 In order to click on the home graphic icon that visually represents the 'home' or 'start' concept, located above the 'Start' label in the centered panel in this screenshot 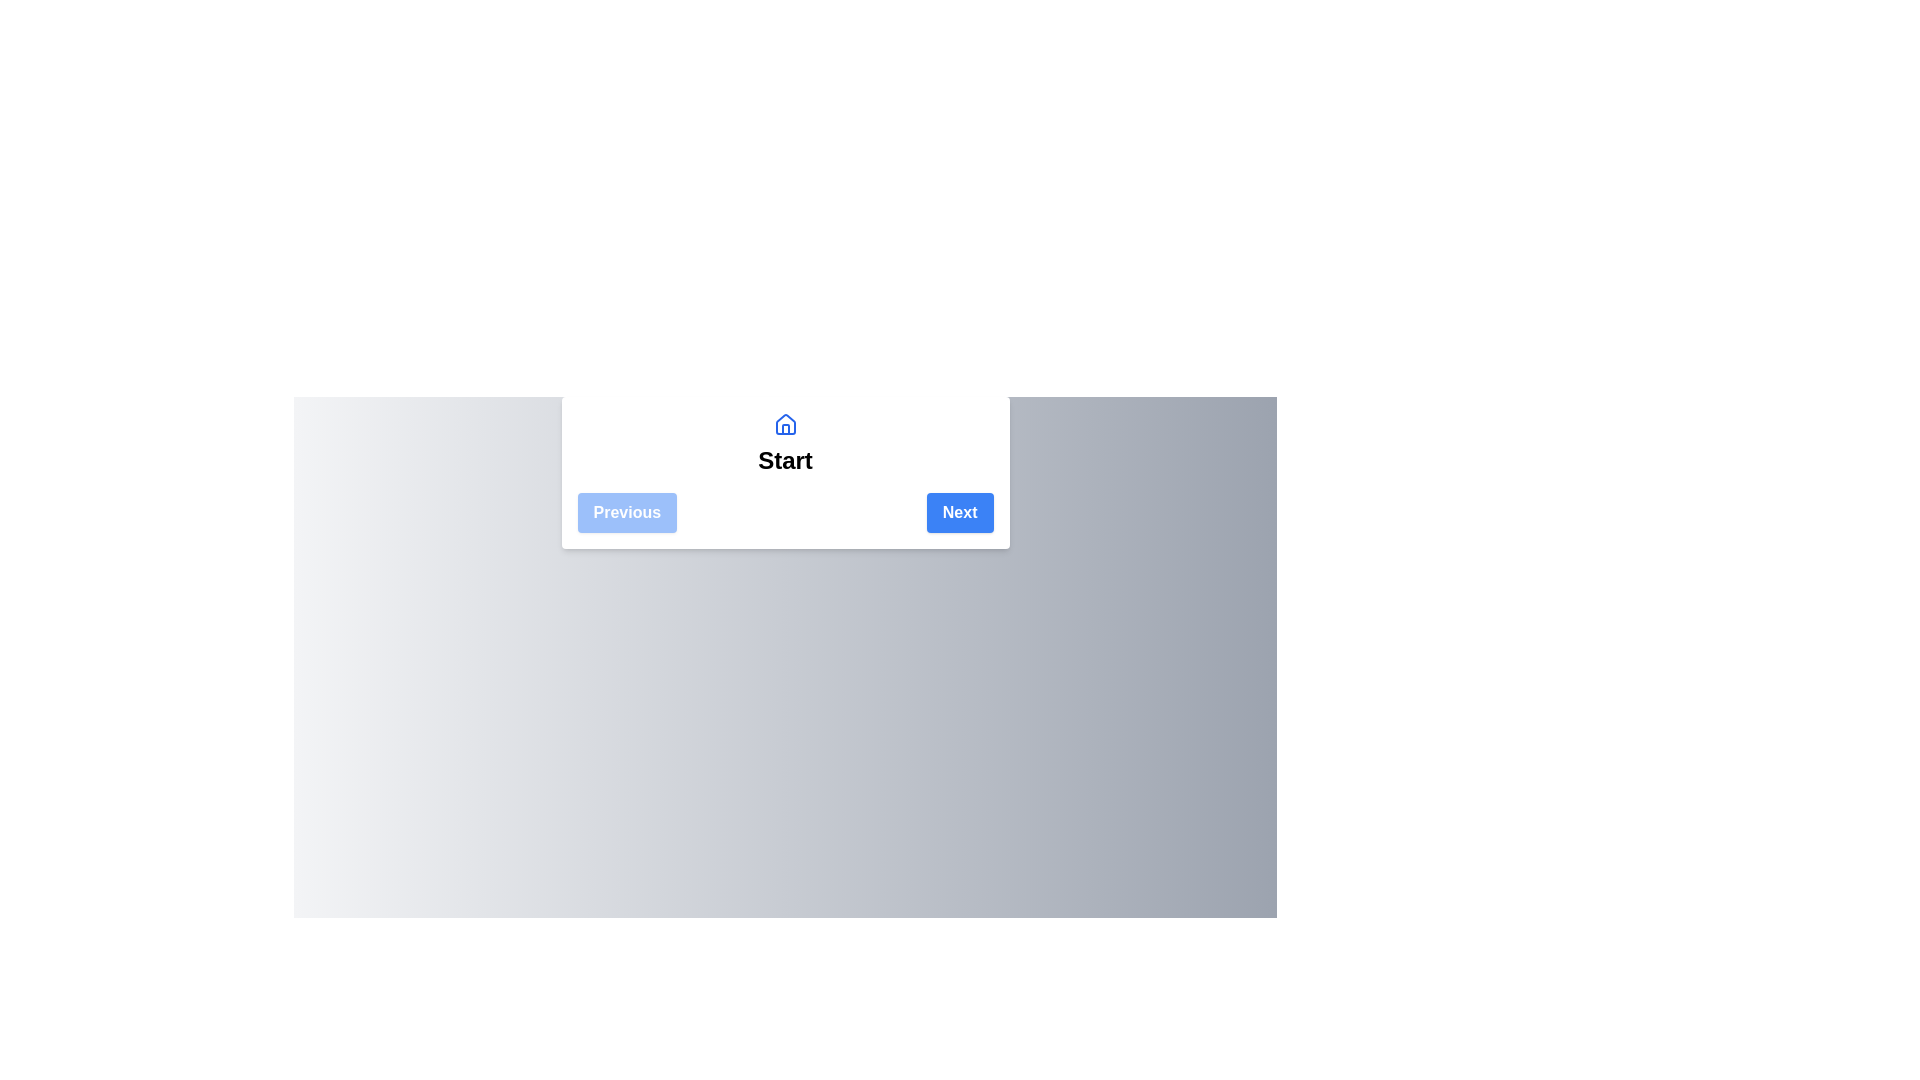, I will do `click(784, 423)`.